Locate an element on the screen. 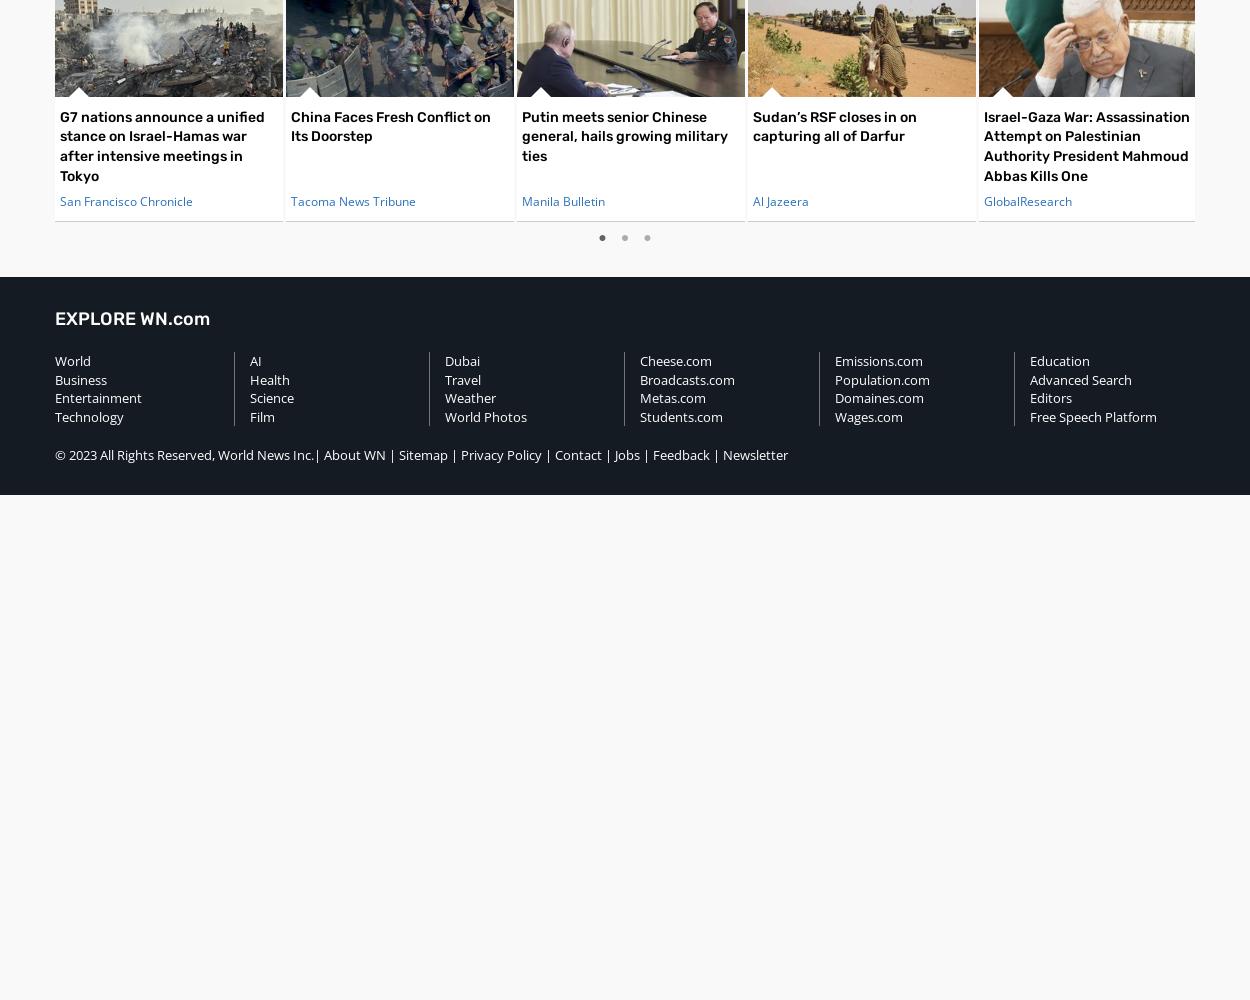 The height and width of the screenshot is (1000, 1250). 'Editors' is located at coordinates (1051, 398).